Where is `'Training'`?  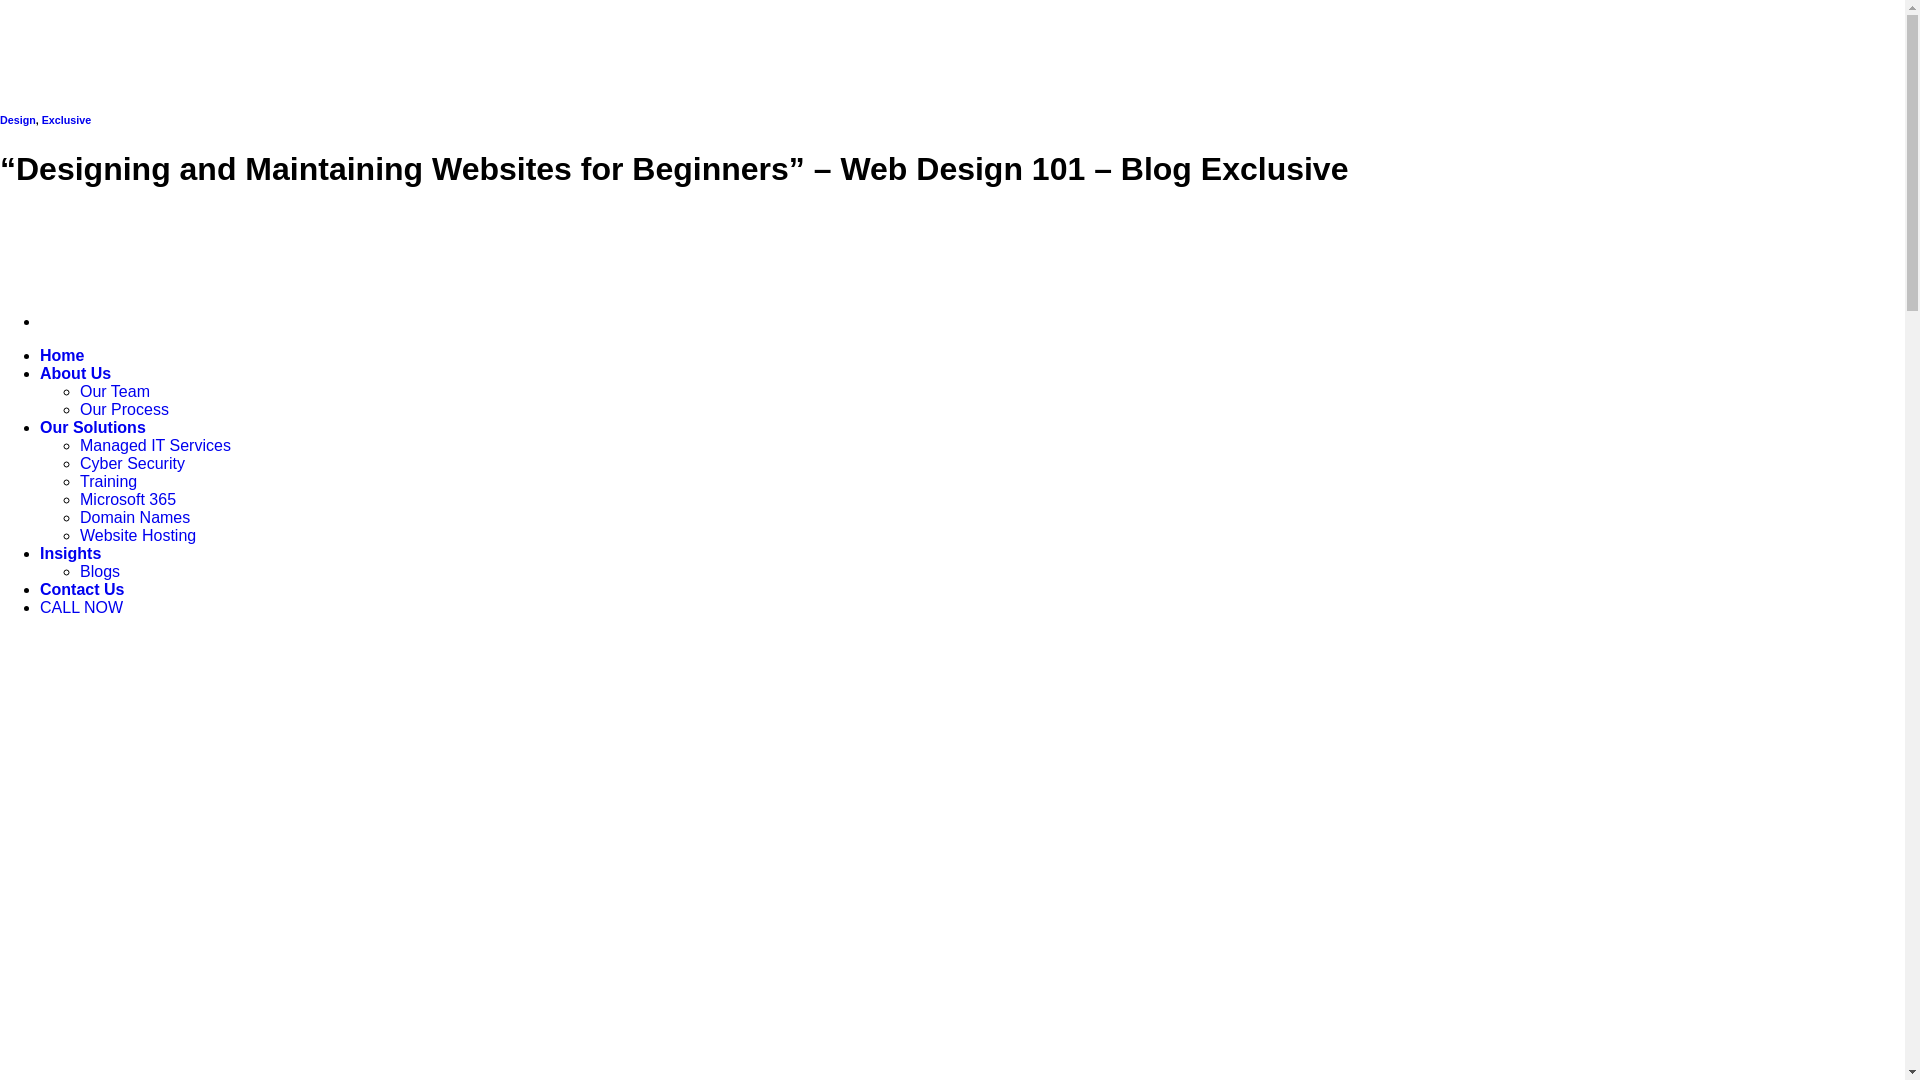 'Training' is located at coordinates (107, 481).